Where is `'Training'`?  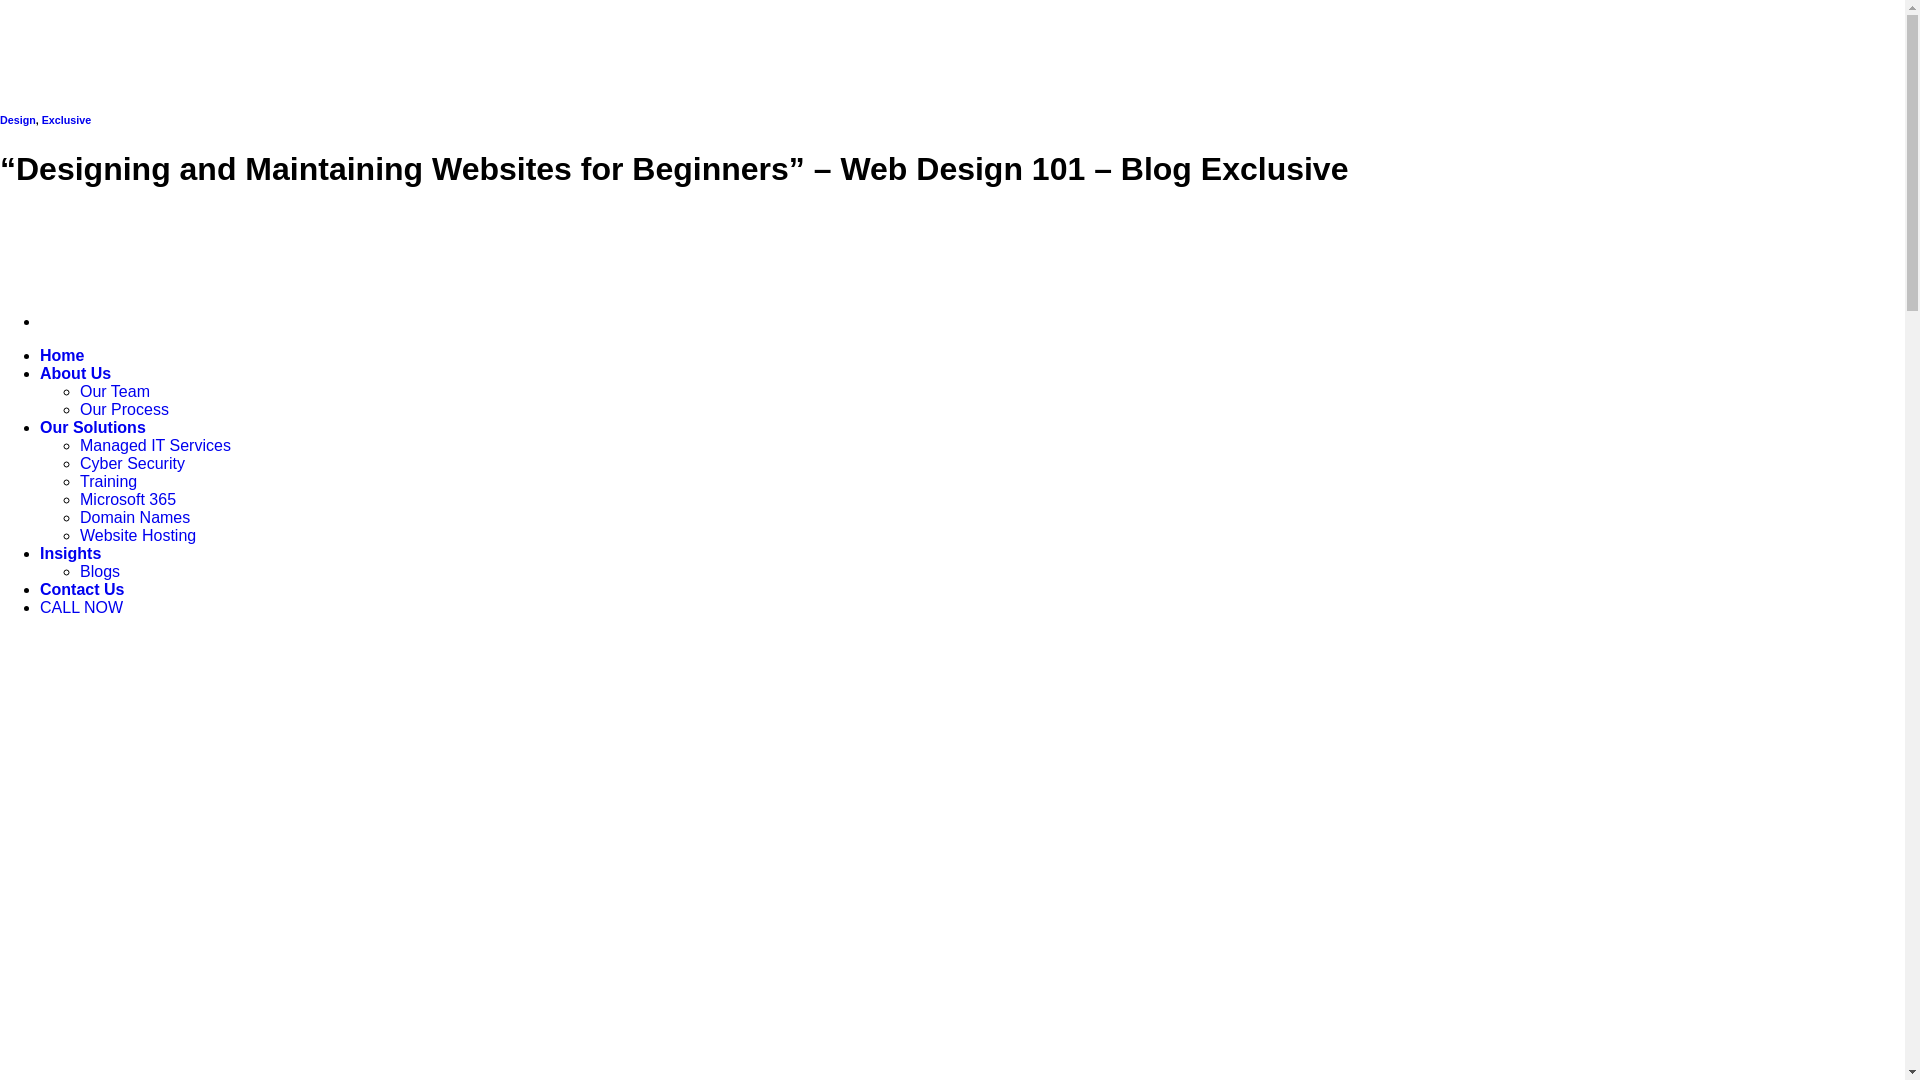 'Training' is located at coordinates (107, 481).